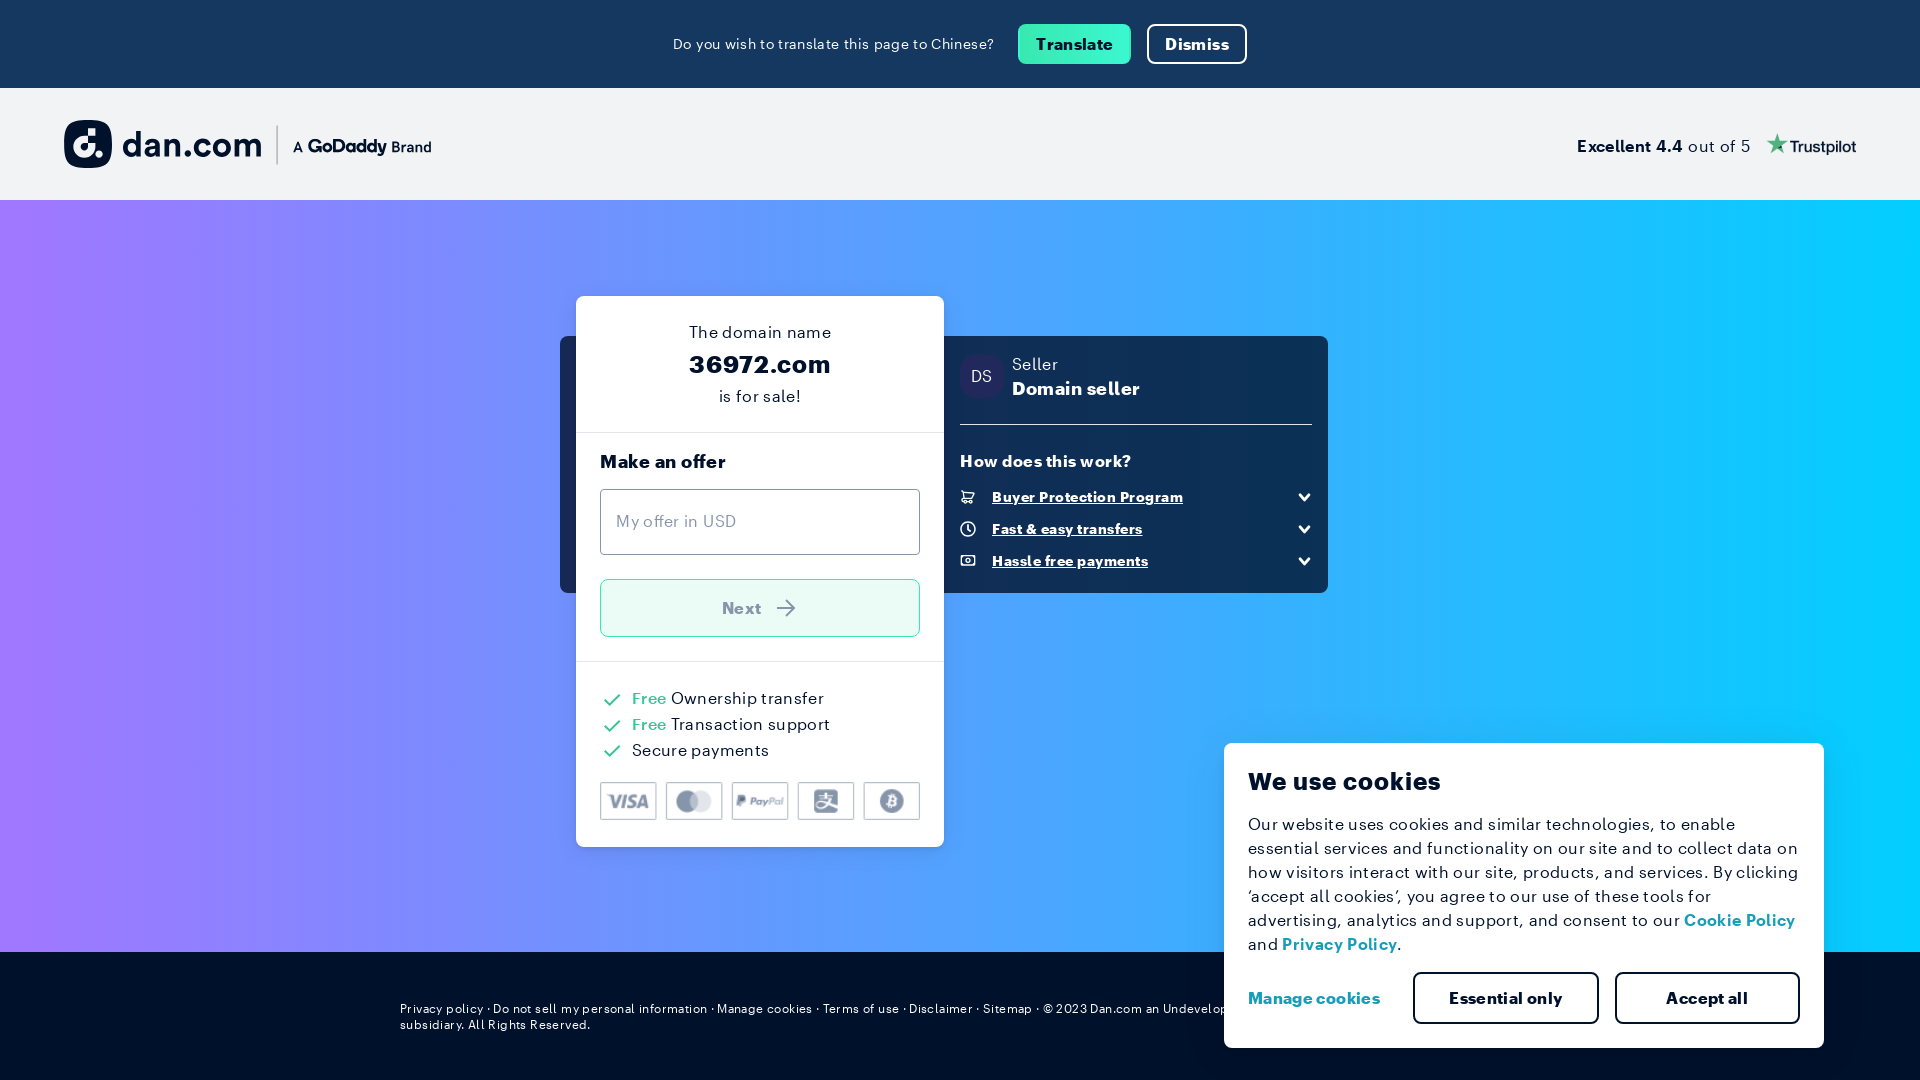 This screenshot has height=1080, width=1920. I want to click on 'Accept all', so click(1706, 998).